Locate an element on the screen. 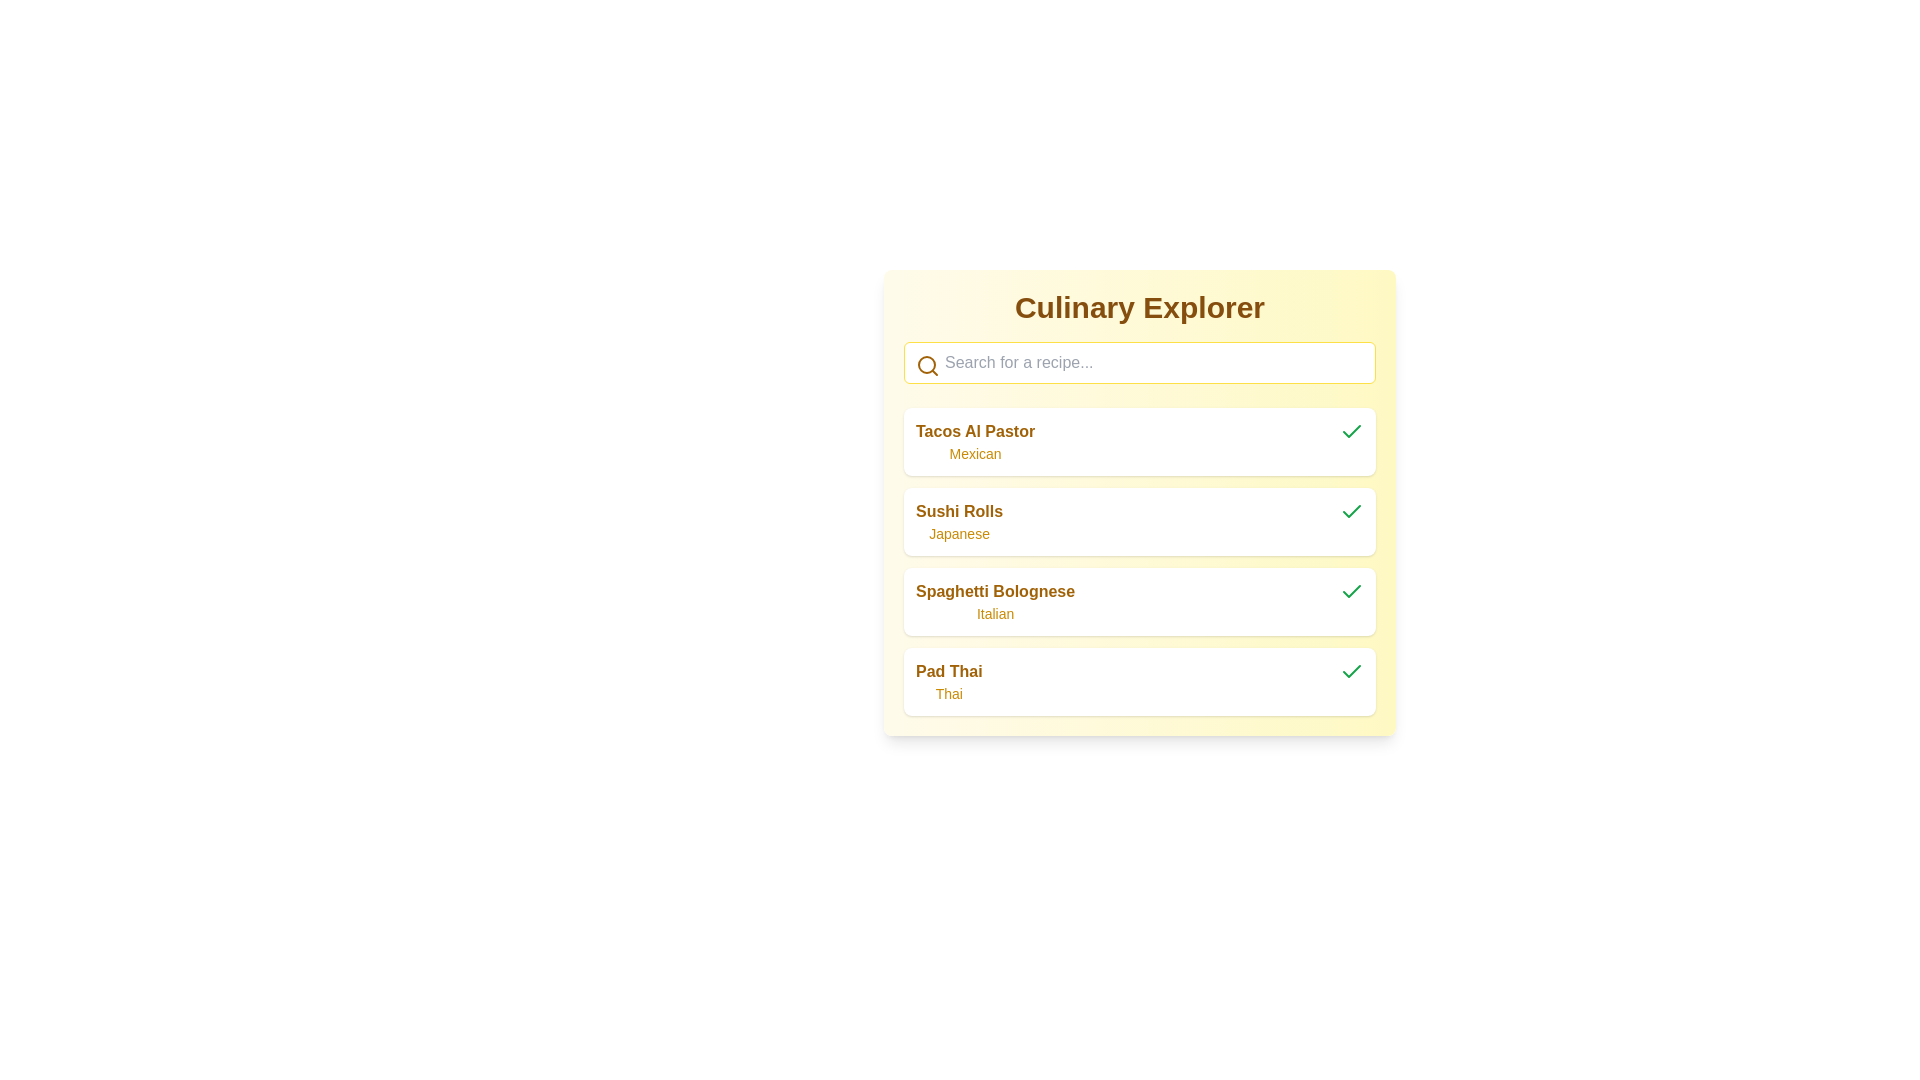  the search icon located on the left side of the search input field is located at coordinates (926, 366).